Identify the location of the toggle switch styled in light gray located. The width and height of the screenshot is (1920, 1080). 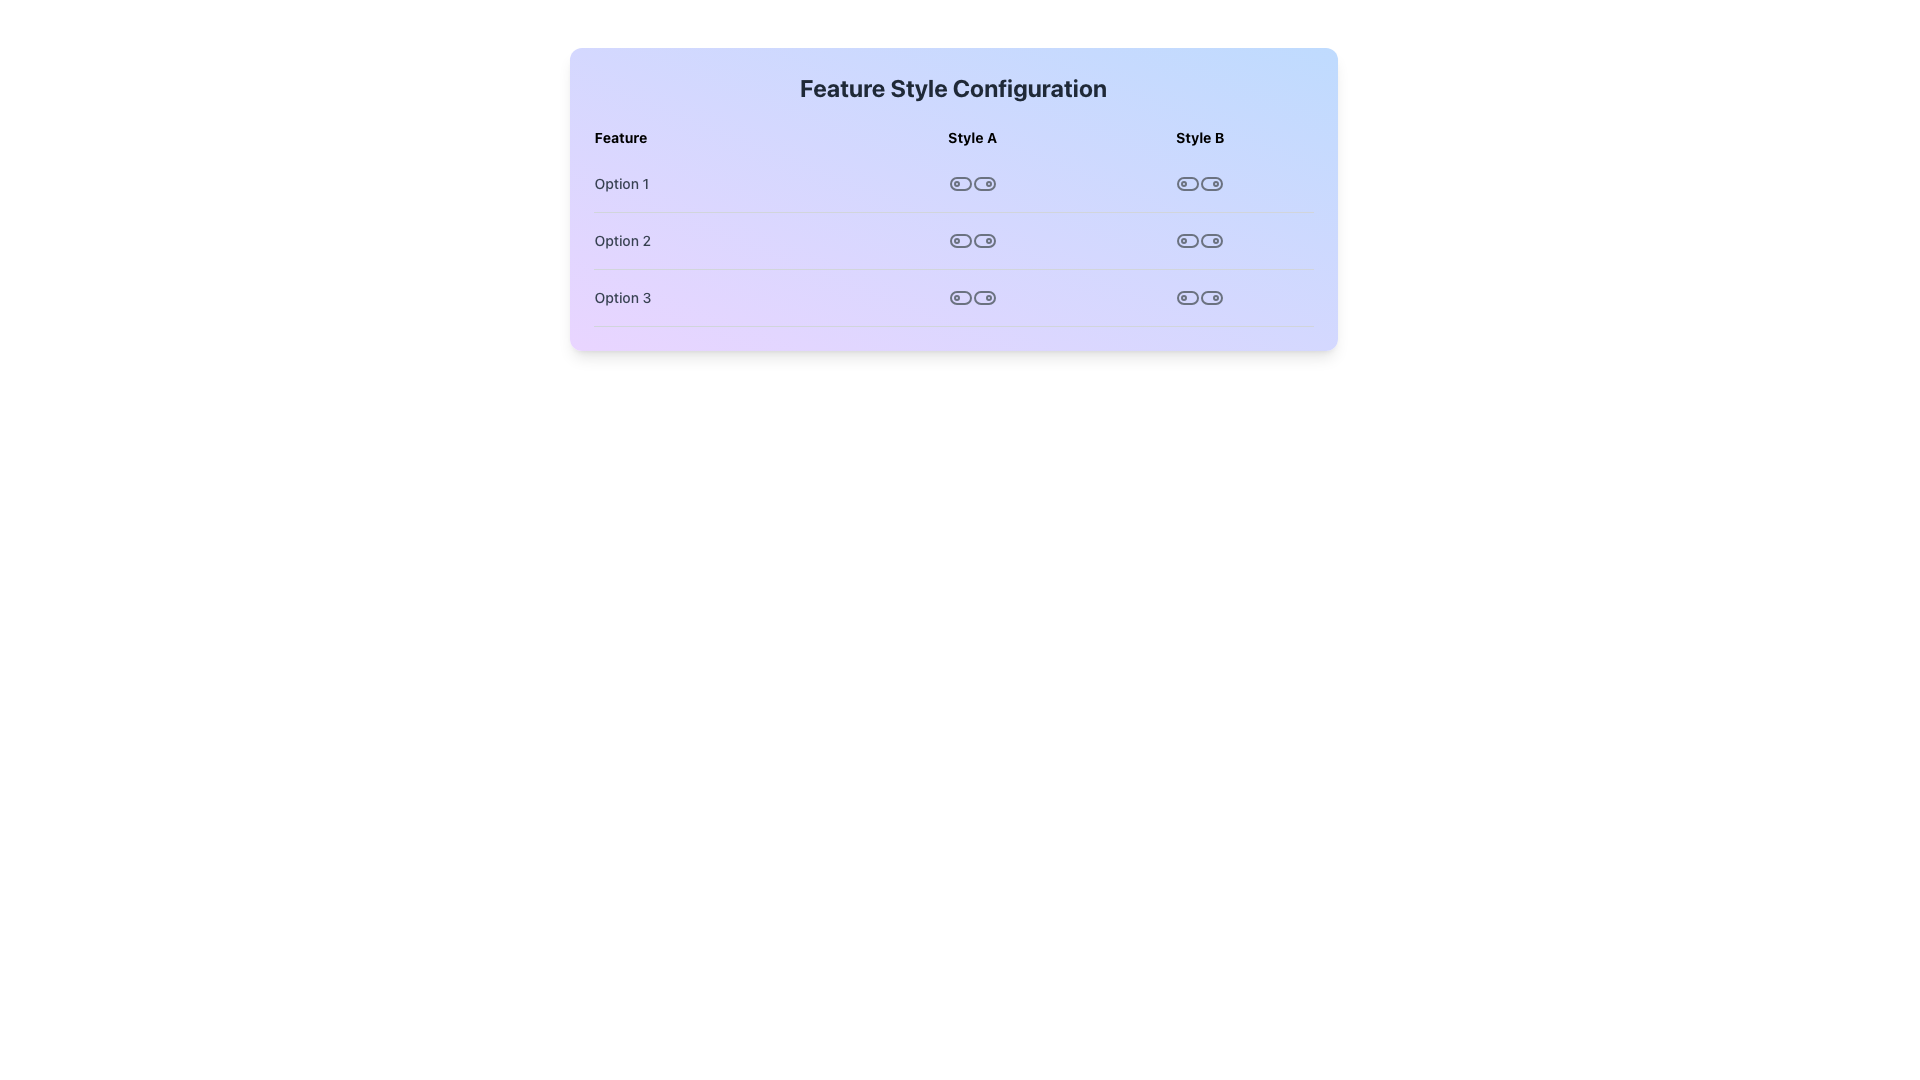
(1188, 297).